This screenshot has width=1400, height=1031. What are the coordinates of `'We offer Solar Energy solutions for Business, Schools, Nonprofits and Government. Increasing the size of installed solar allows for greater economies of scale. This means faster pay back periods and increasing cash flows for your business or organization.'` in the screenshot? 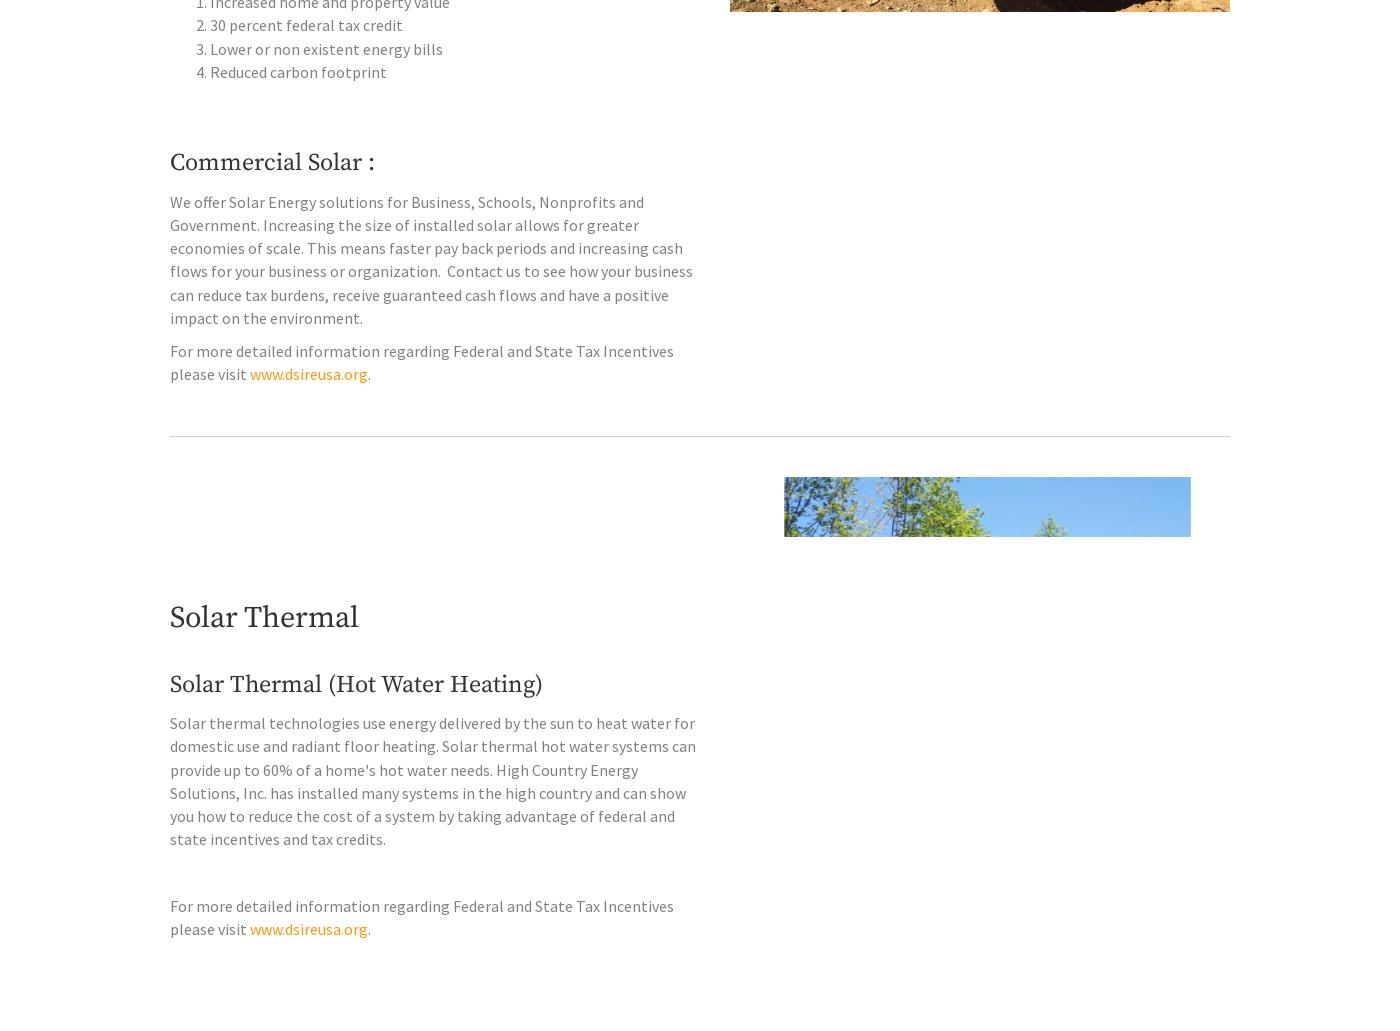 It's located at (426, 277).